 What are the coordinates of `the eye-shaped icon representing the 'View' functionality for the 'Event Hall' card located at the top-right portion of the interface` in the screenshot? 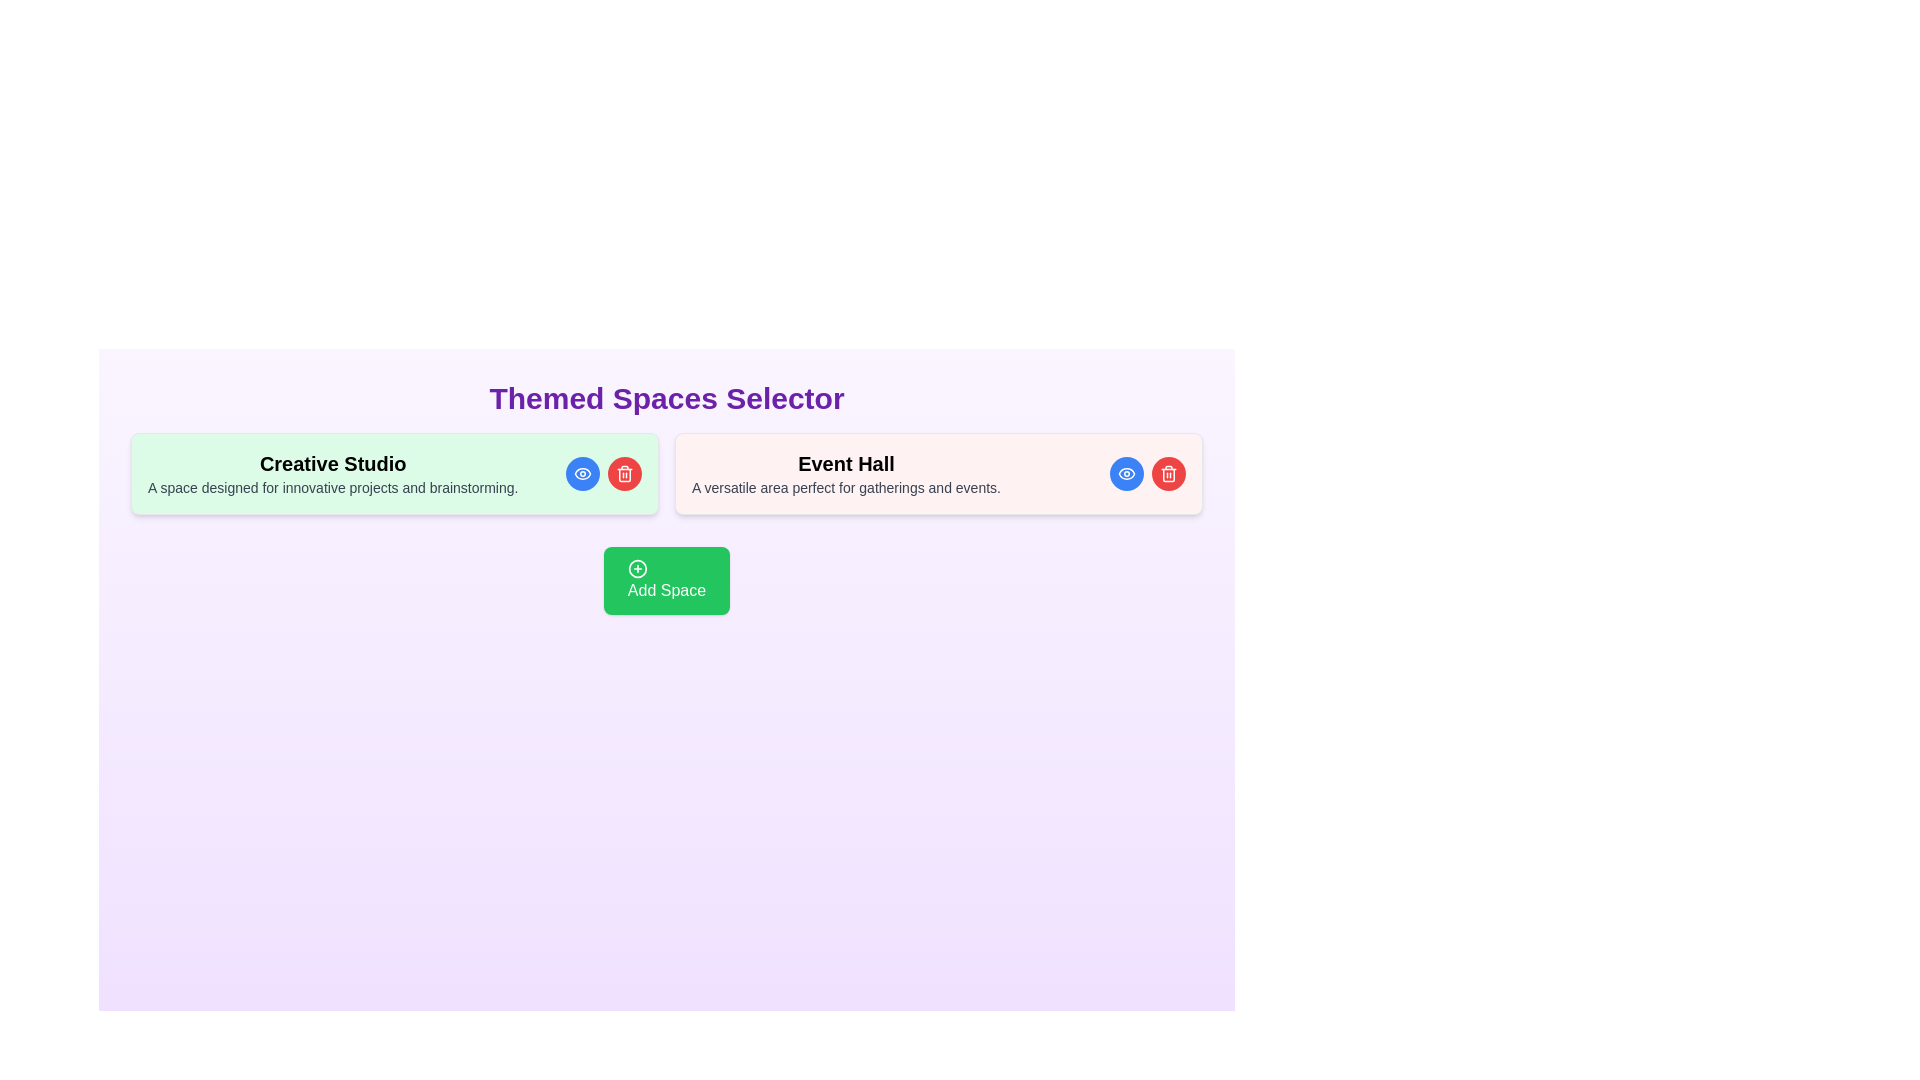 It's located at (581, 474).